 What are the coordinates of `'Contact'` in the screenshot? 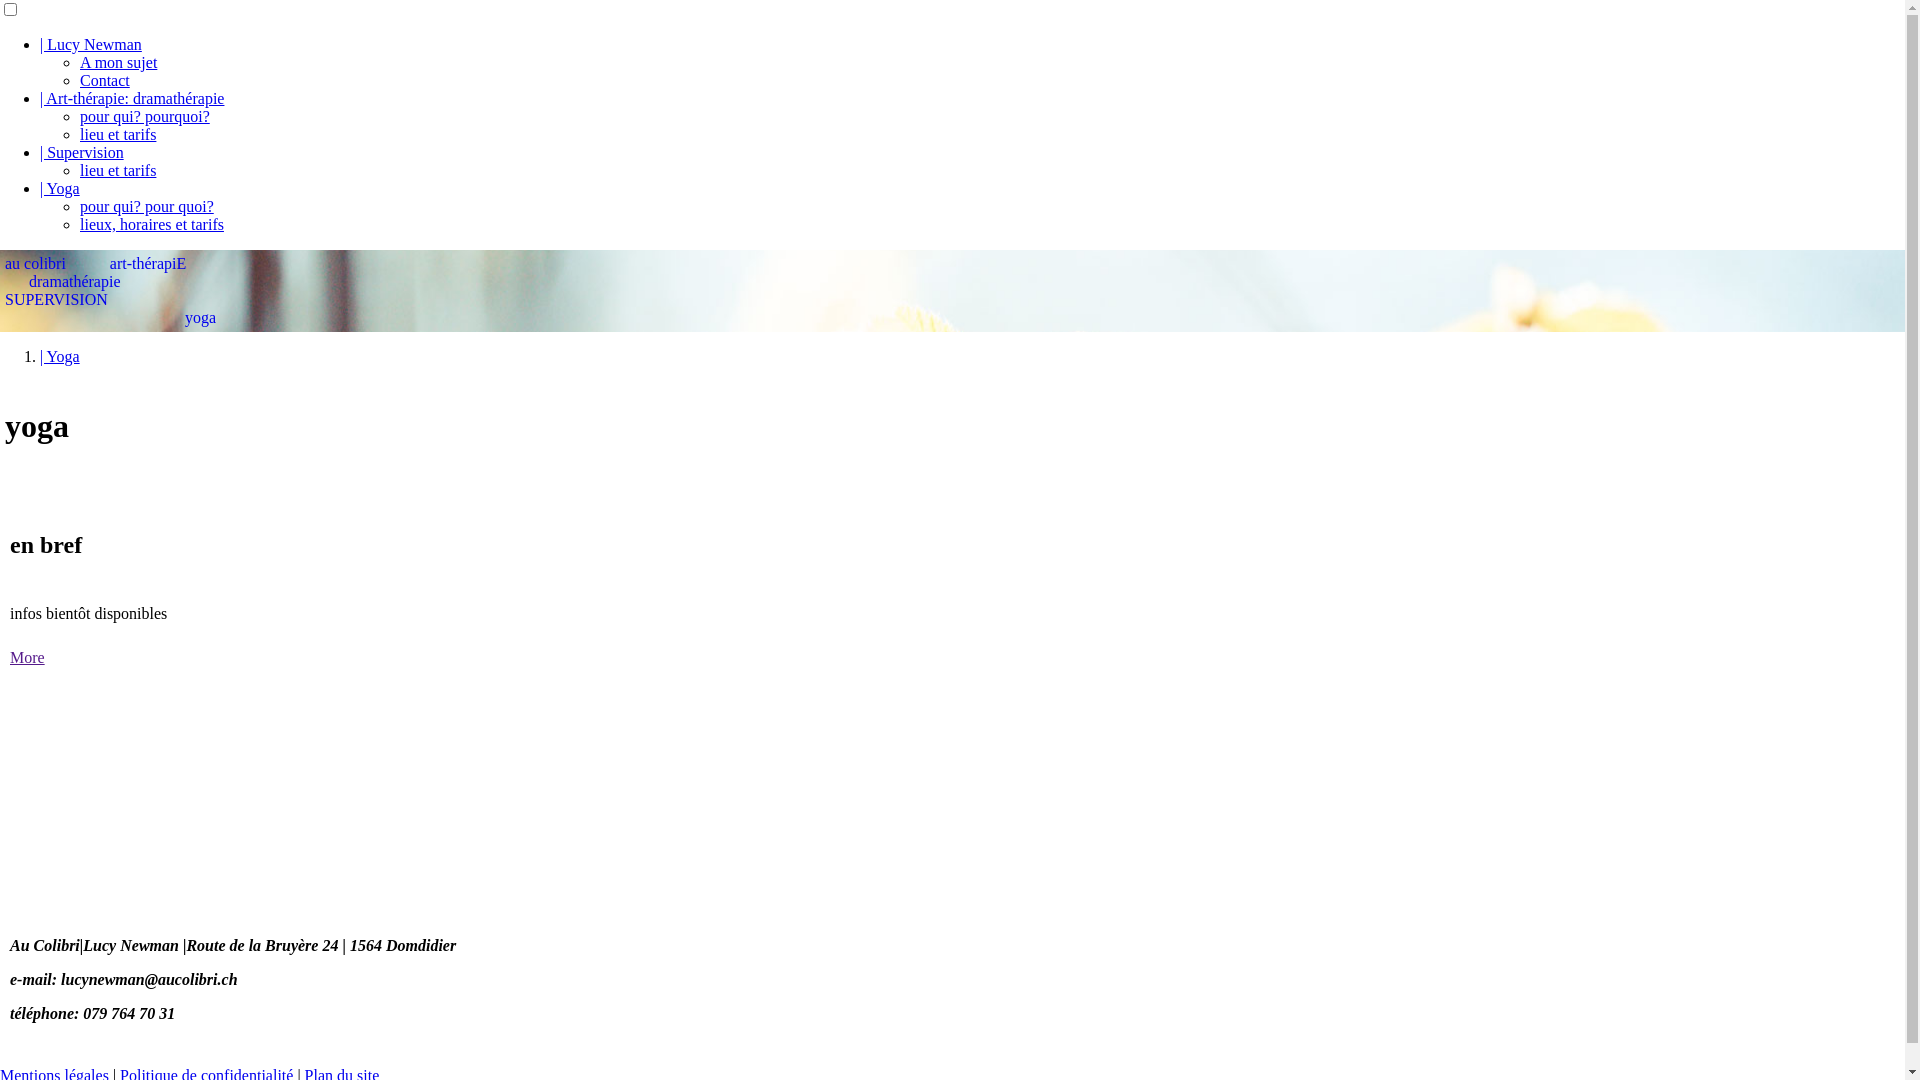 It's located at (104, 79).